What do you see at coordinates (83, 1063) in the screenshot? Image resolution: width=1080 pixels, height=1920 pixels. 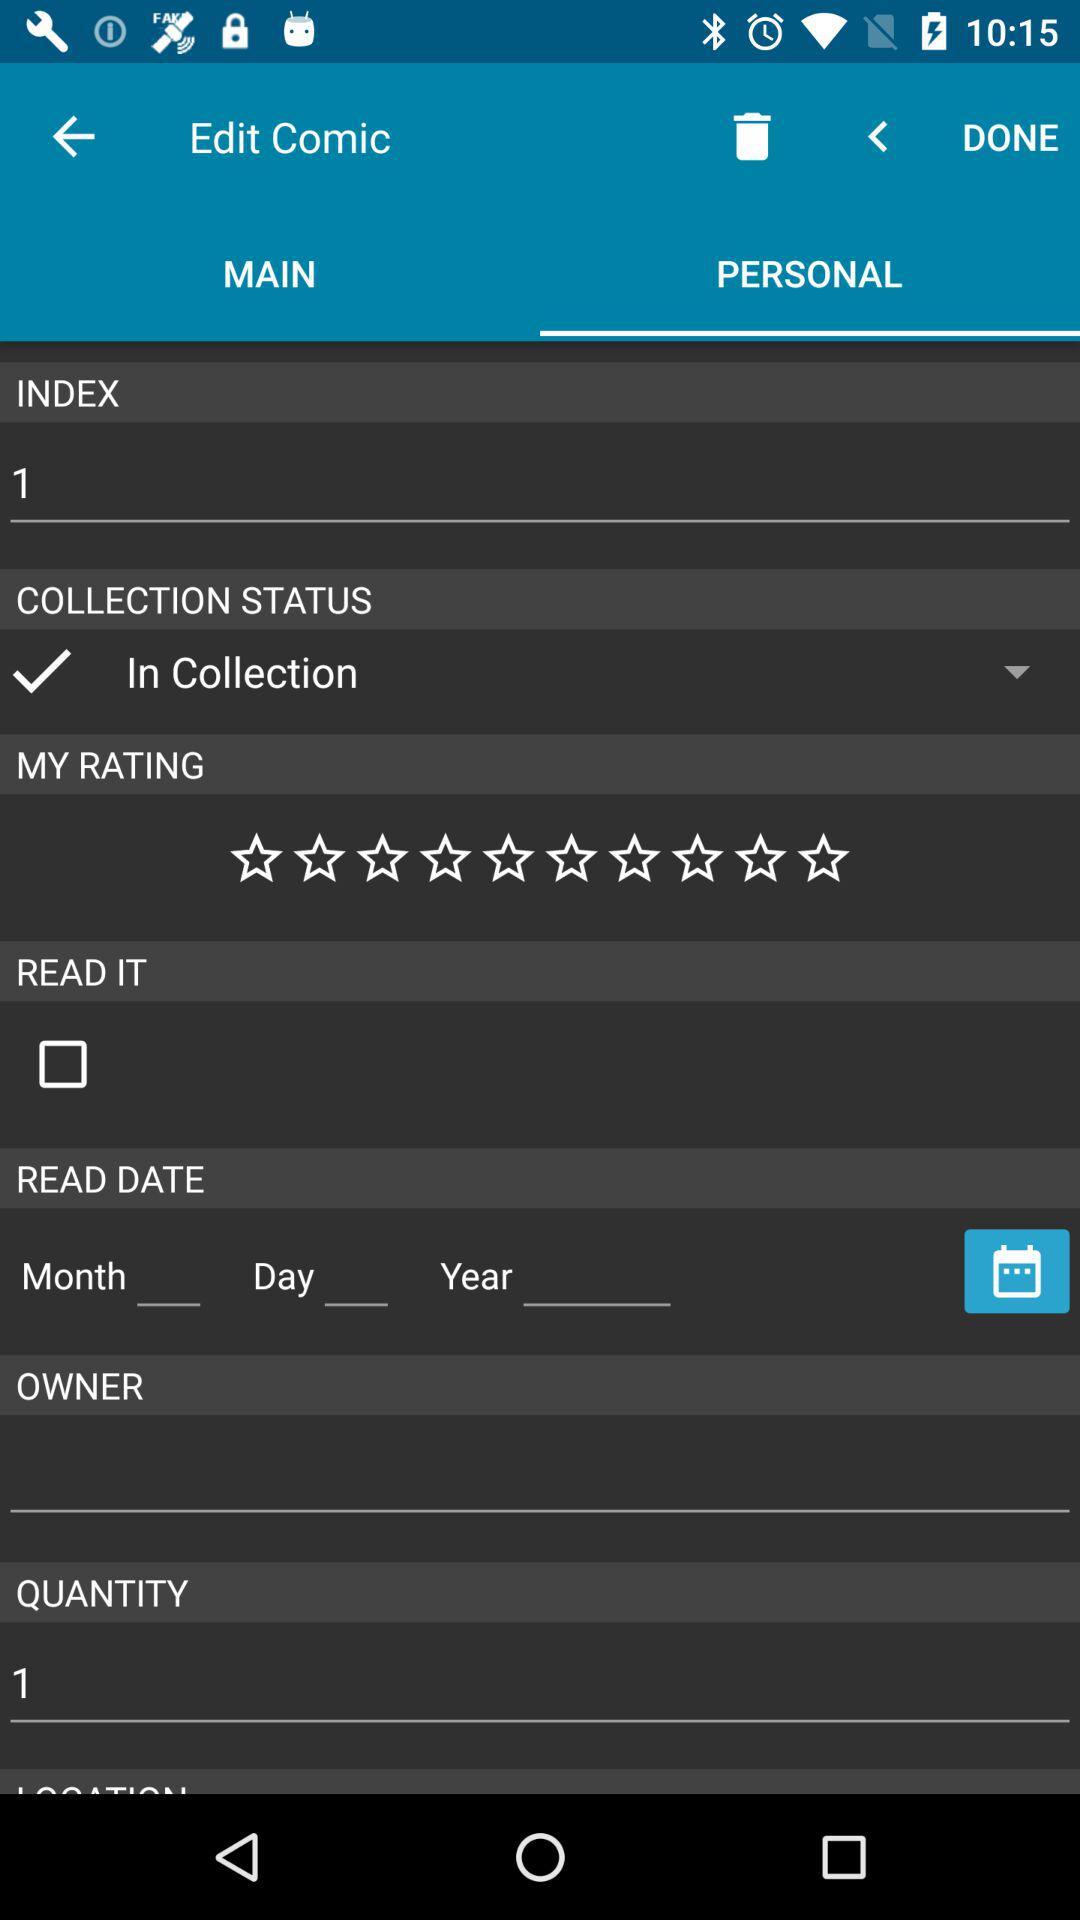 I see `zoom button` at bounding box center [83, 1063].